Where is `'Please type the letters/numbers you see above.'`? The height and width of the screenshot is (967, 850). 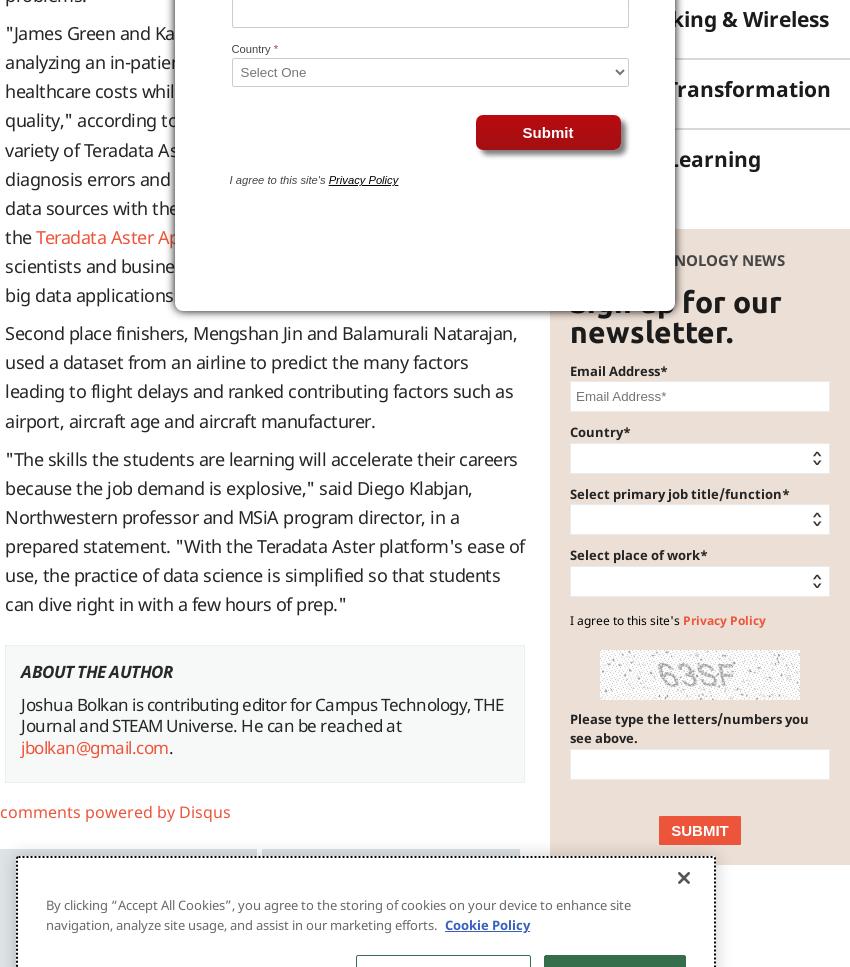 'Please type the letters/numbers you see above.' is located at coordinates (688, 726).